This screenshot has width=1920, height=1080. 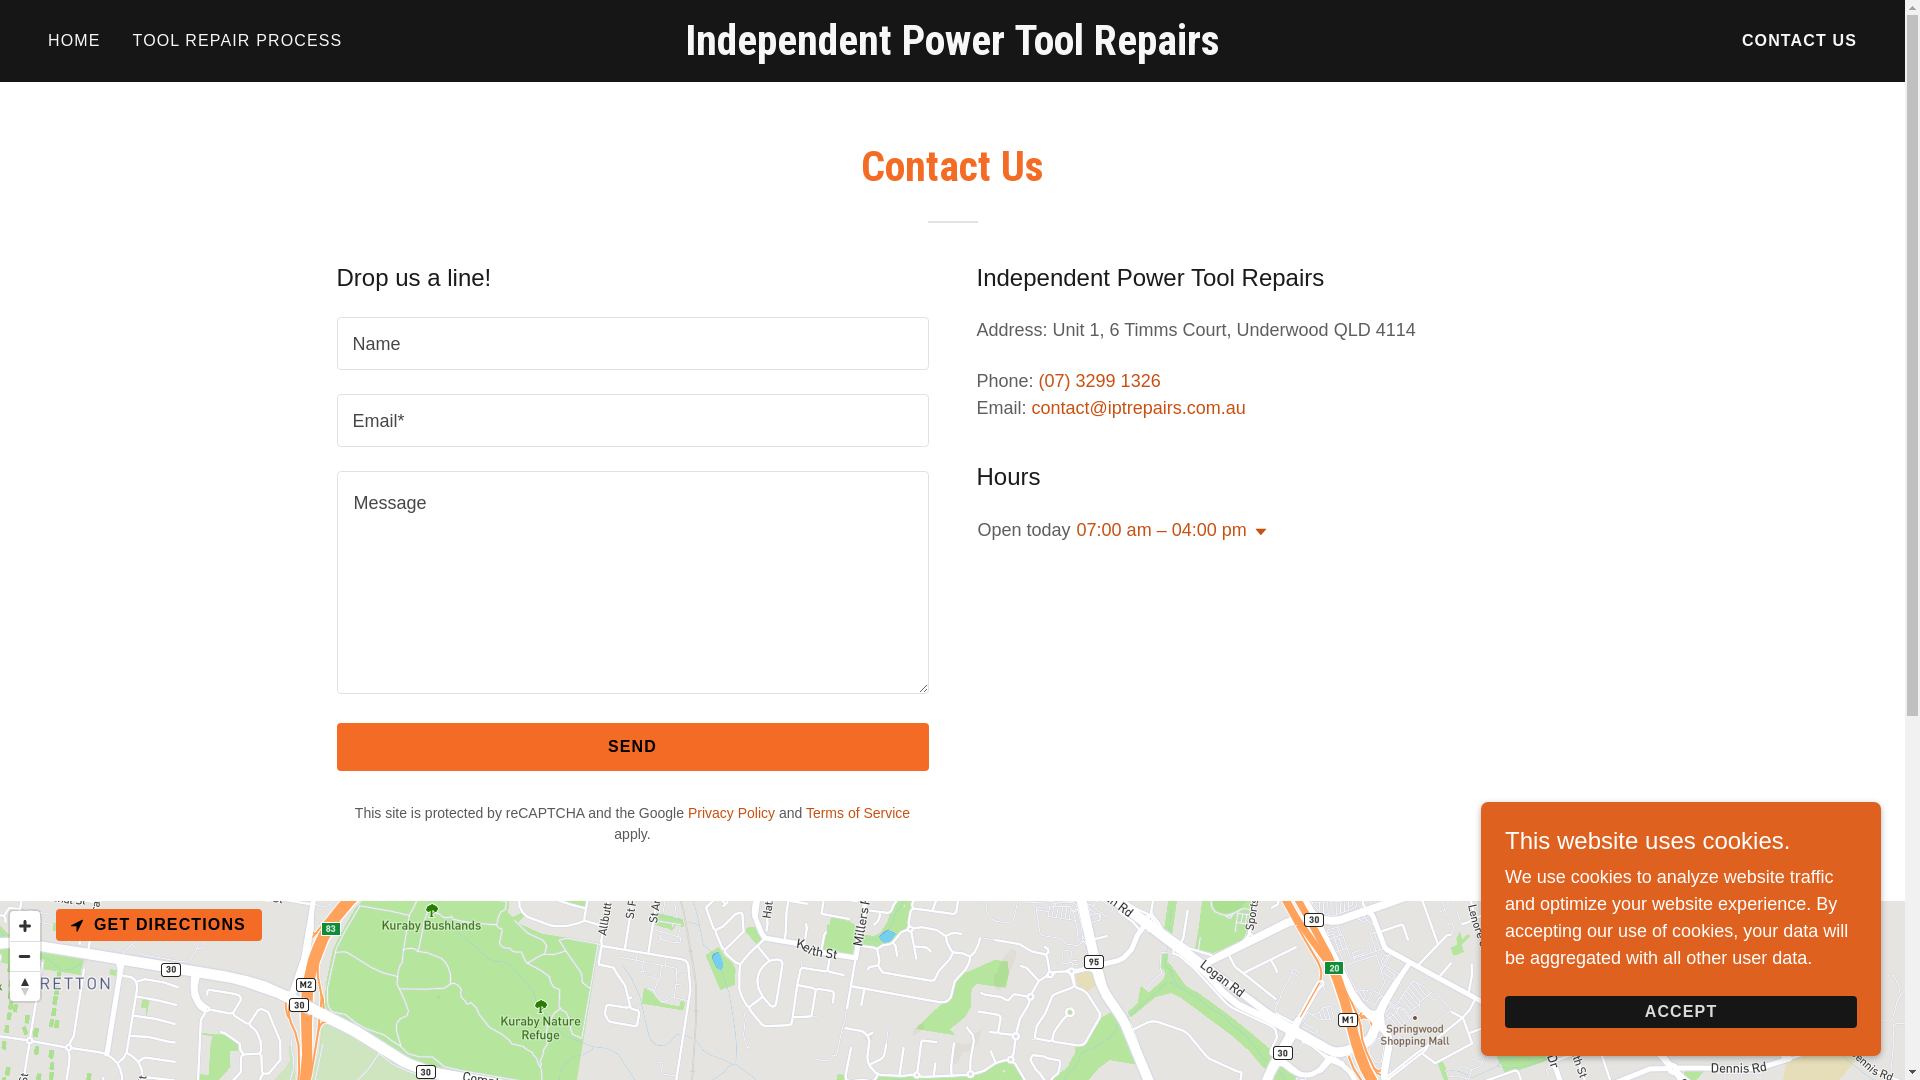 I want to click on 'Privacy Policy', so click(x=730, y=813).